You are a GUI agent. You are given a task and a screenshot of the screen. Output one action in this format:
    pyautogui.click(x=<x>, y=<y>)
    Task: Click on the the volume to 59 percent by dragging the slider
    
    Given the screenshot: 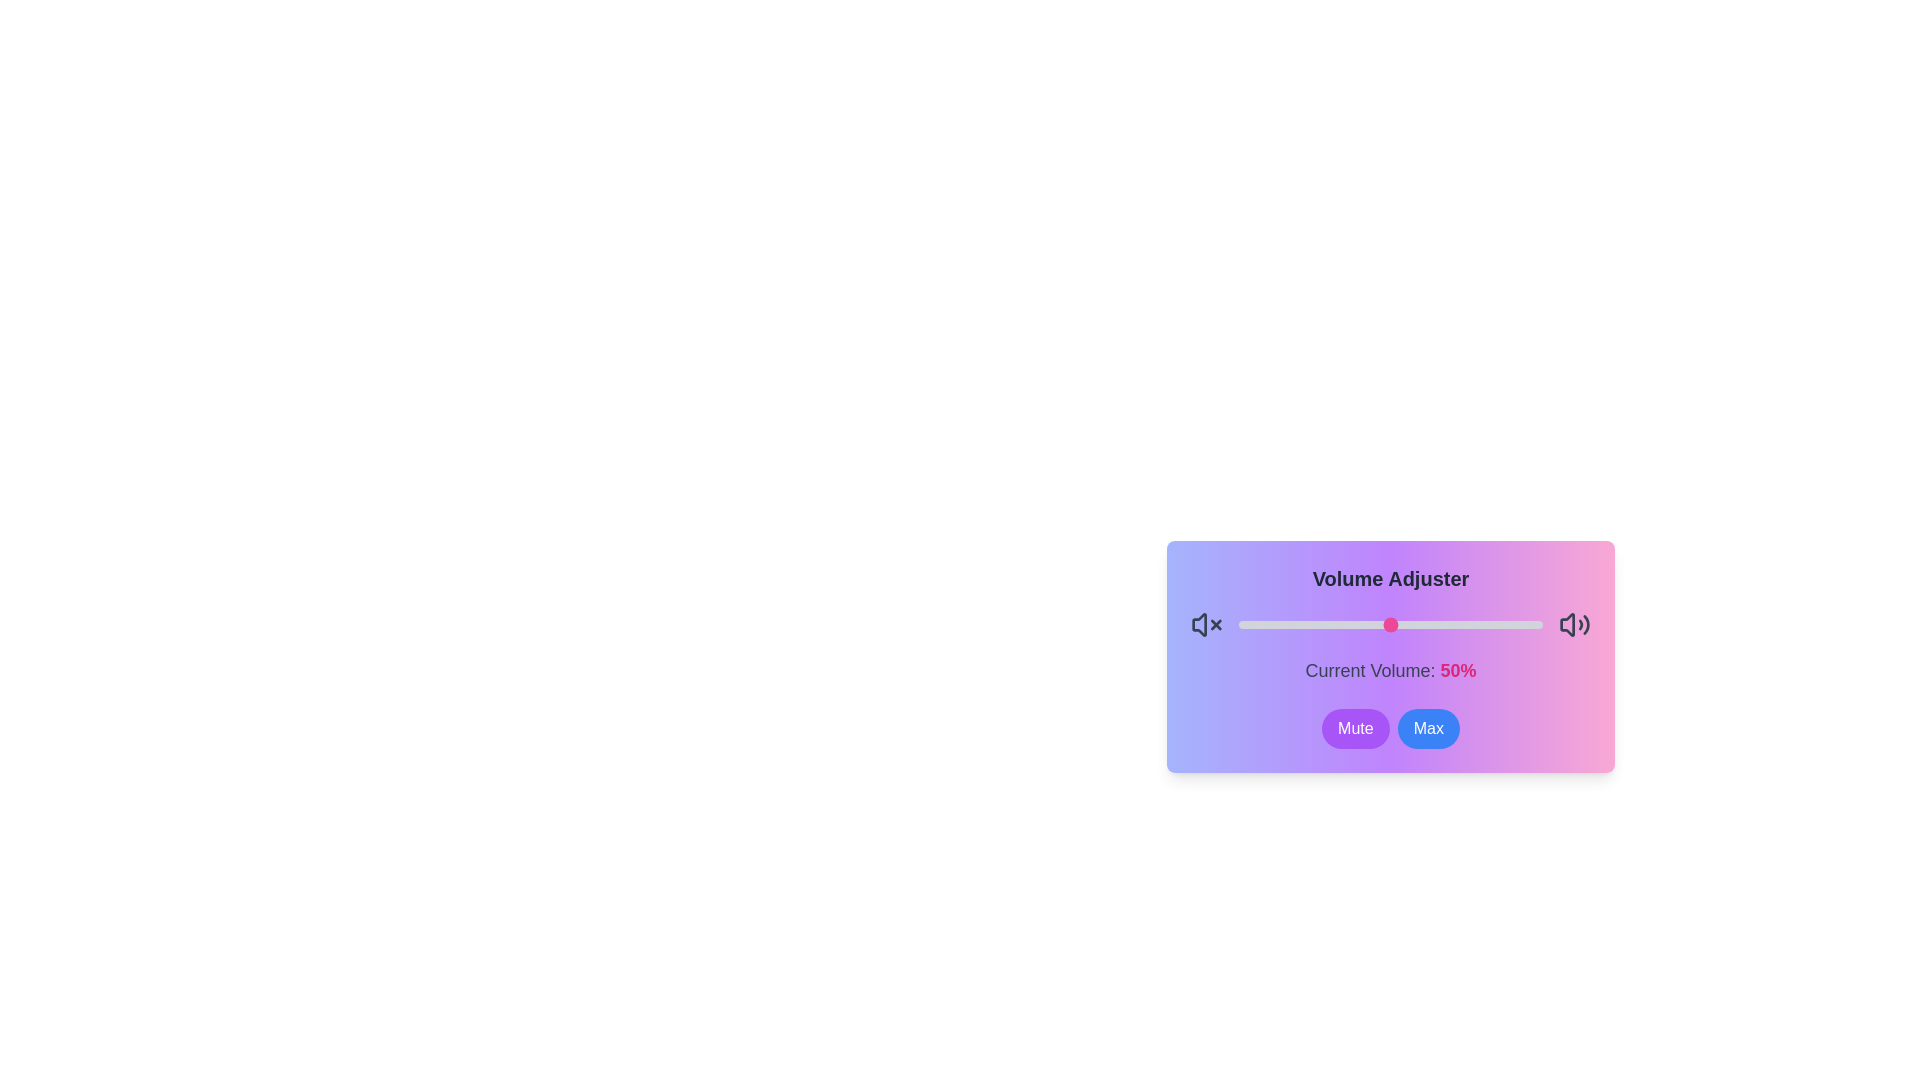 What is the action you would take?
    pyautogui.click(x=1417, y=623)
    